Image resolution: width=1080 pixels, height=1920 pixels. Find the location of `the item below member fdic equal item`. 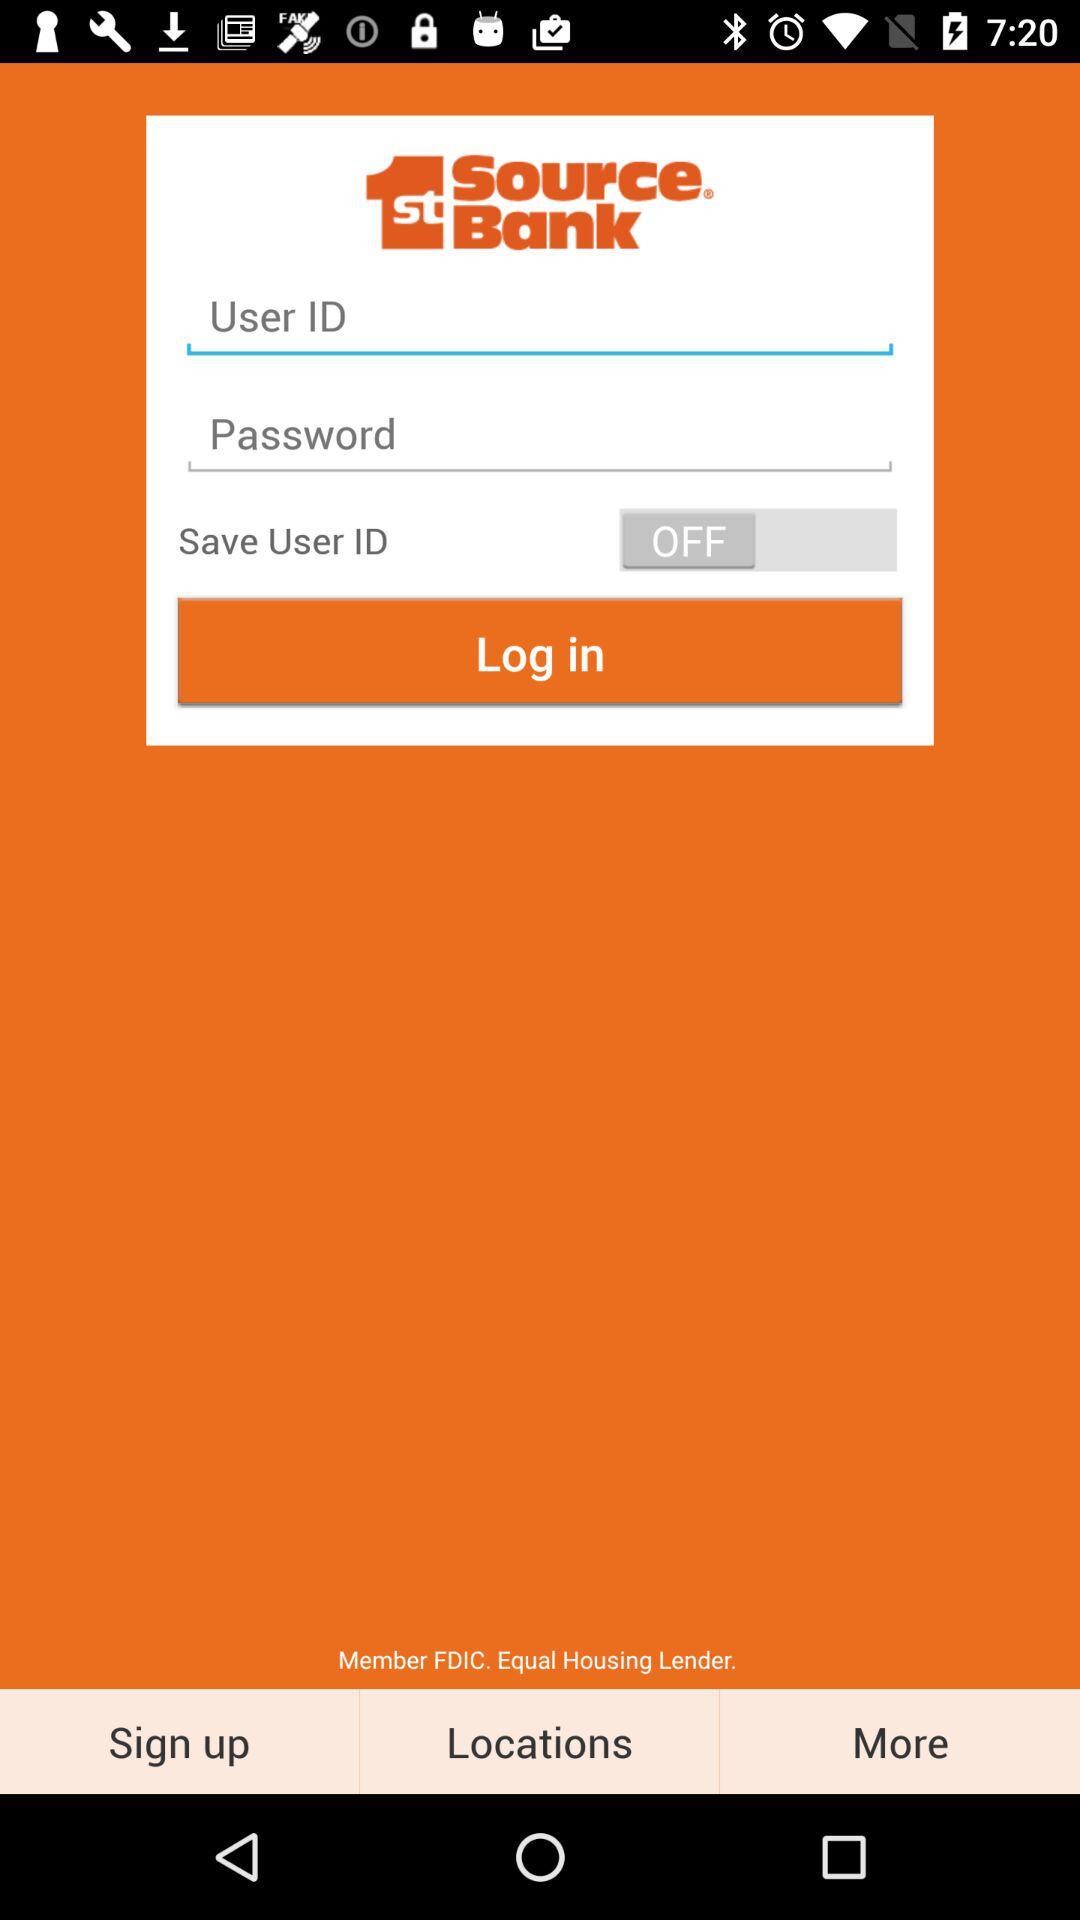

the item below member fdic equal item is located at coordinates (898, 1740).